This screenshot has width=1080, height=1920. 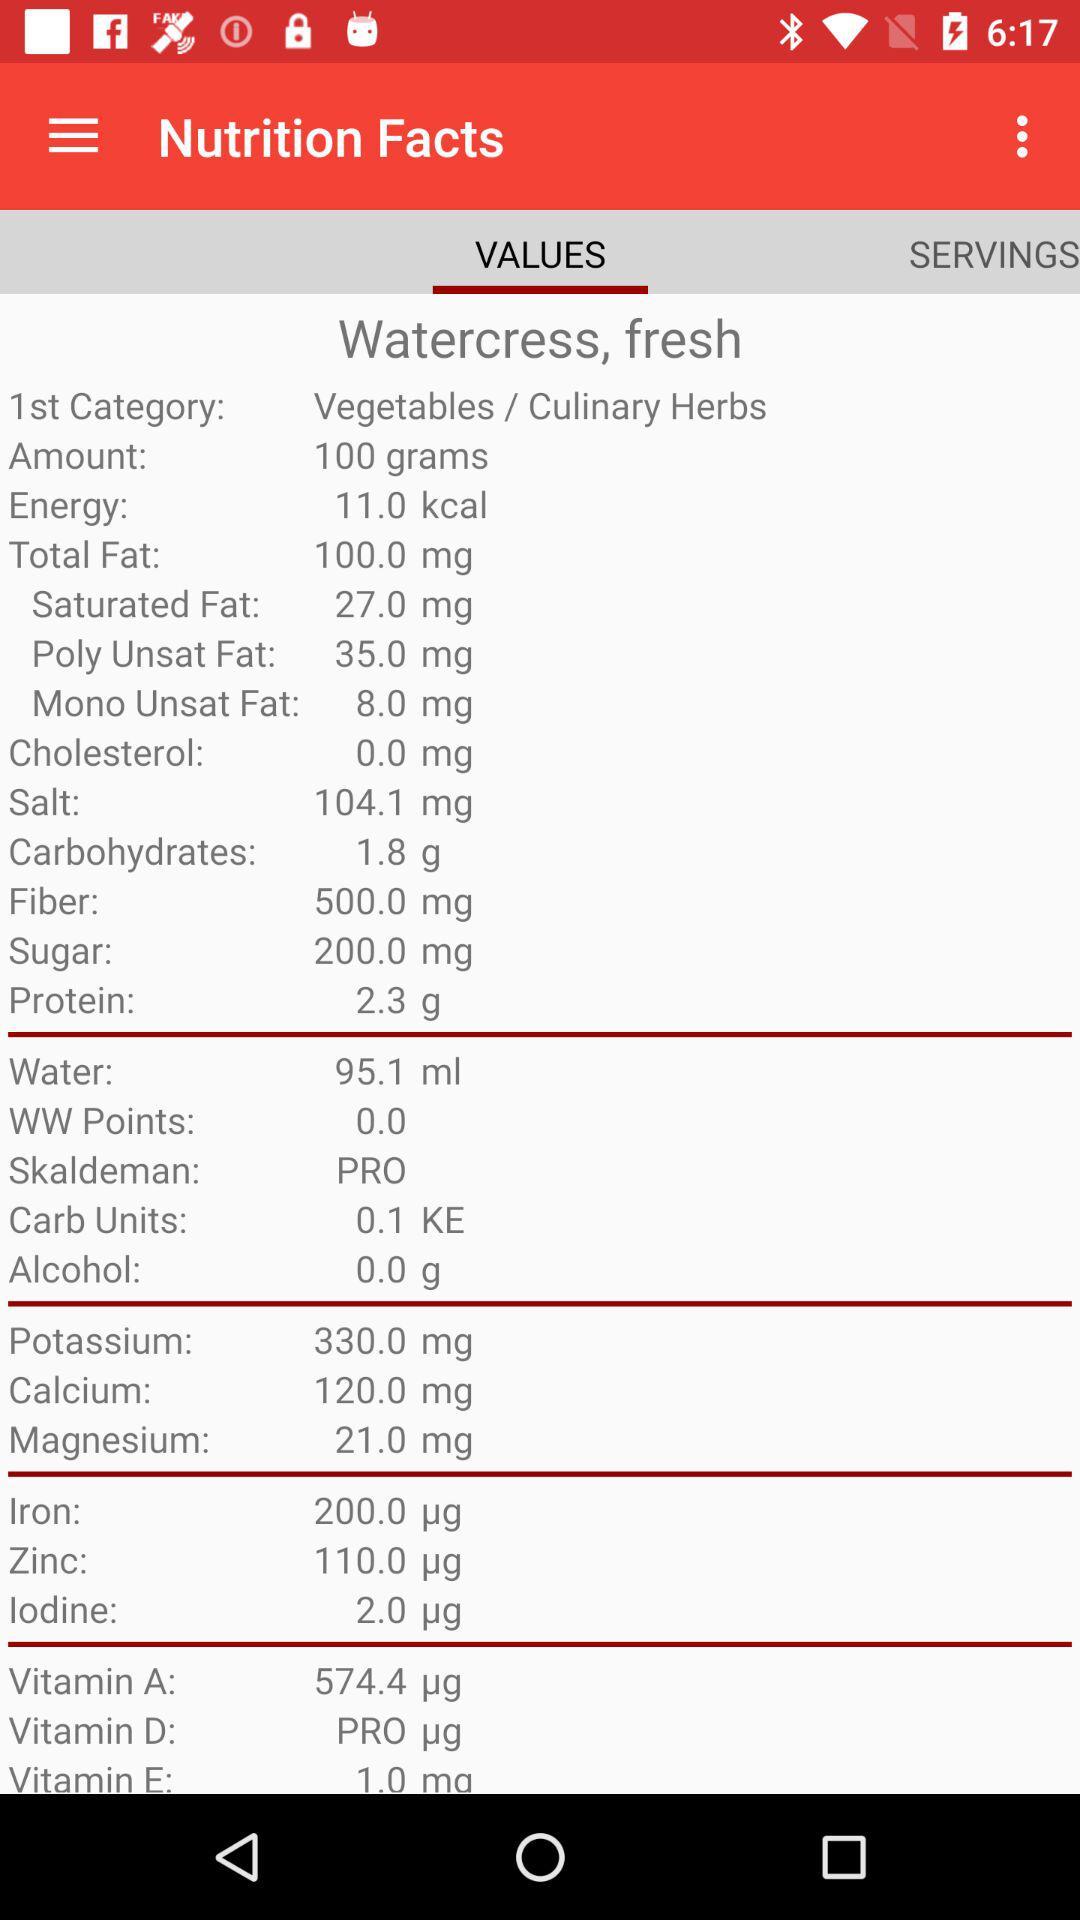 What do you see at coordinates (72, 135) in the screenshot?
I see `icon next to nutrition facts item` at bounding box center [72, 135].